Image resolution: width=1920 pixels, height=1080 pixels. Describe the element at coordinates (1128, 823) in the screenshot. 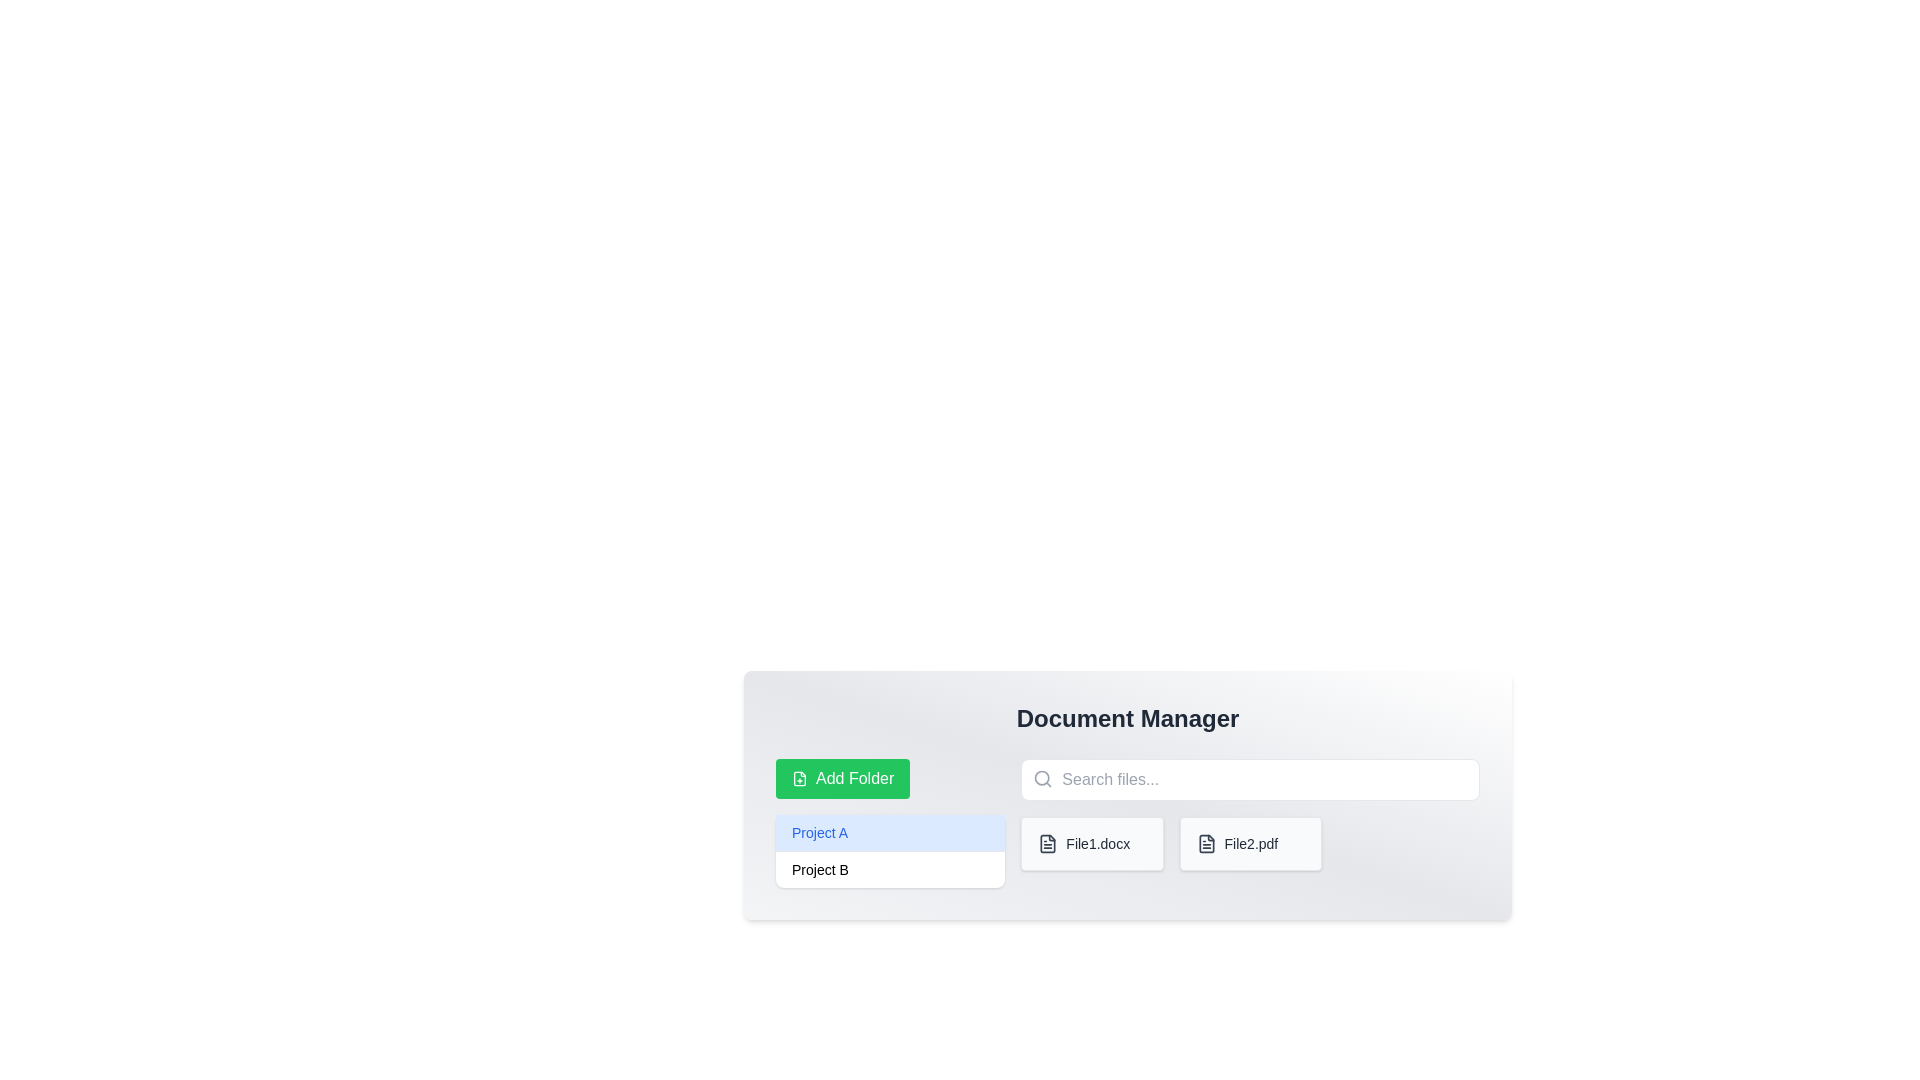

I see `the File item display component labeled 'File1.docx'` at that location.